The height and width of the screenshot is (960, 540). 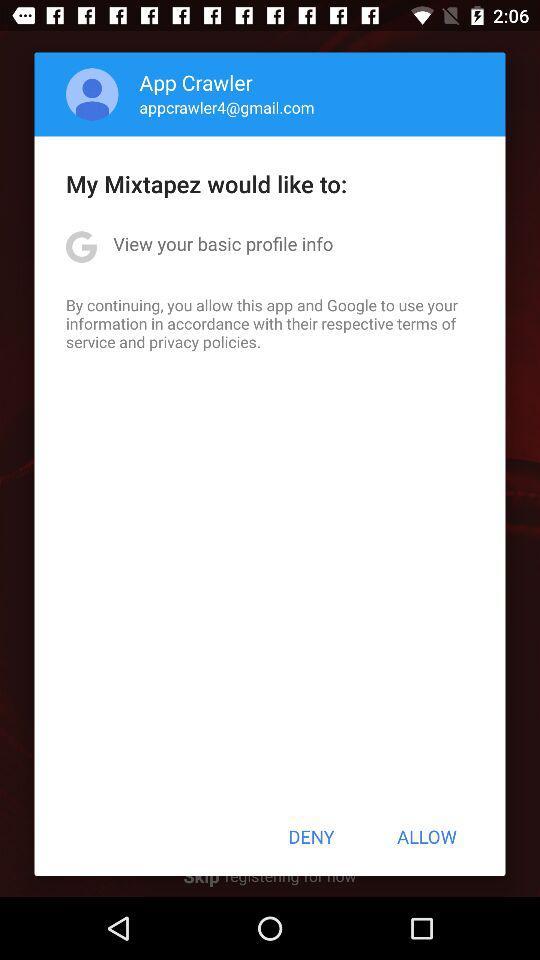 I want to click on the deny icon, so click(x=311, y=836).